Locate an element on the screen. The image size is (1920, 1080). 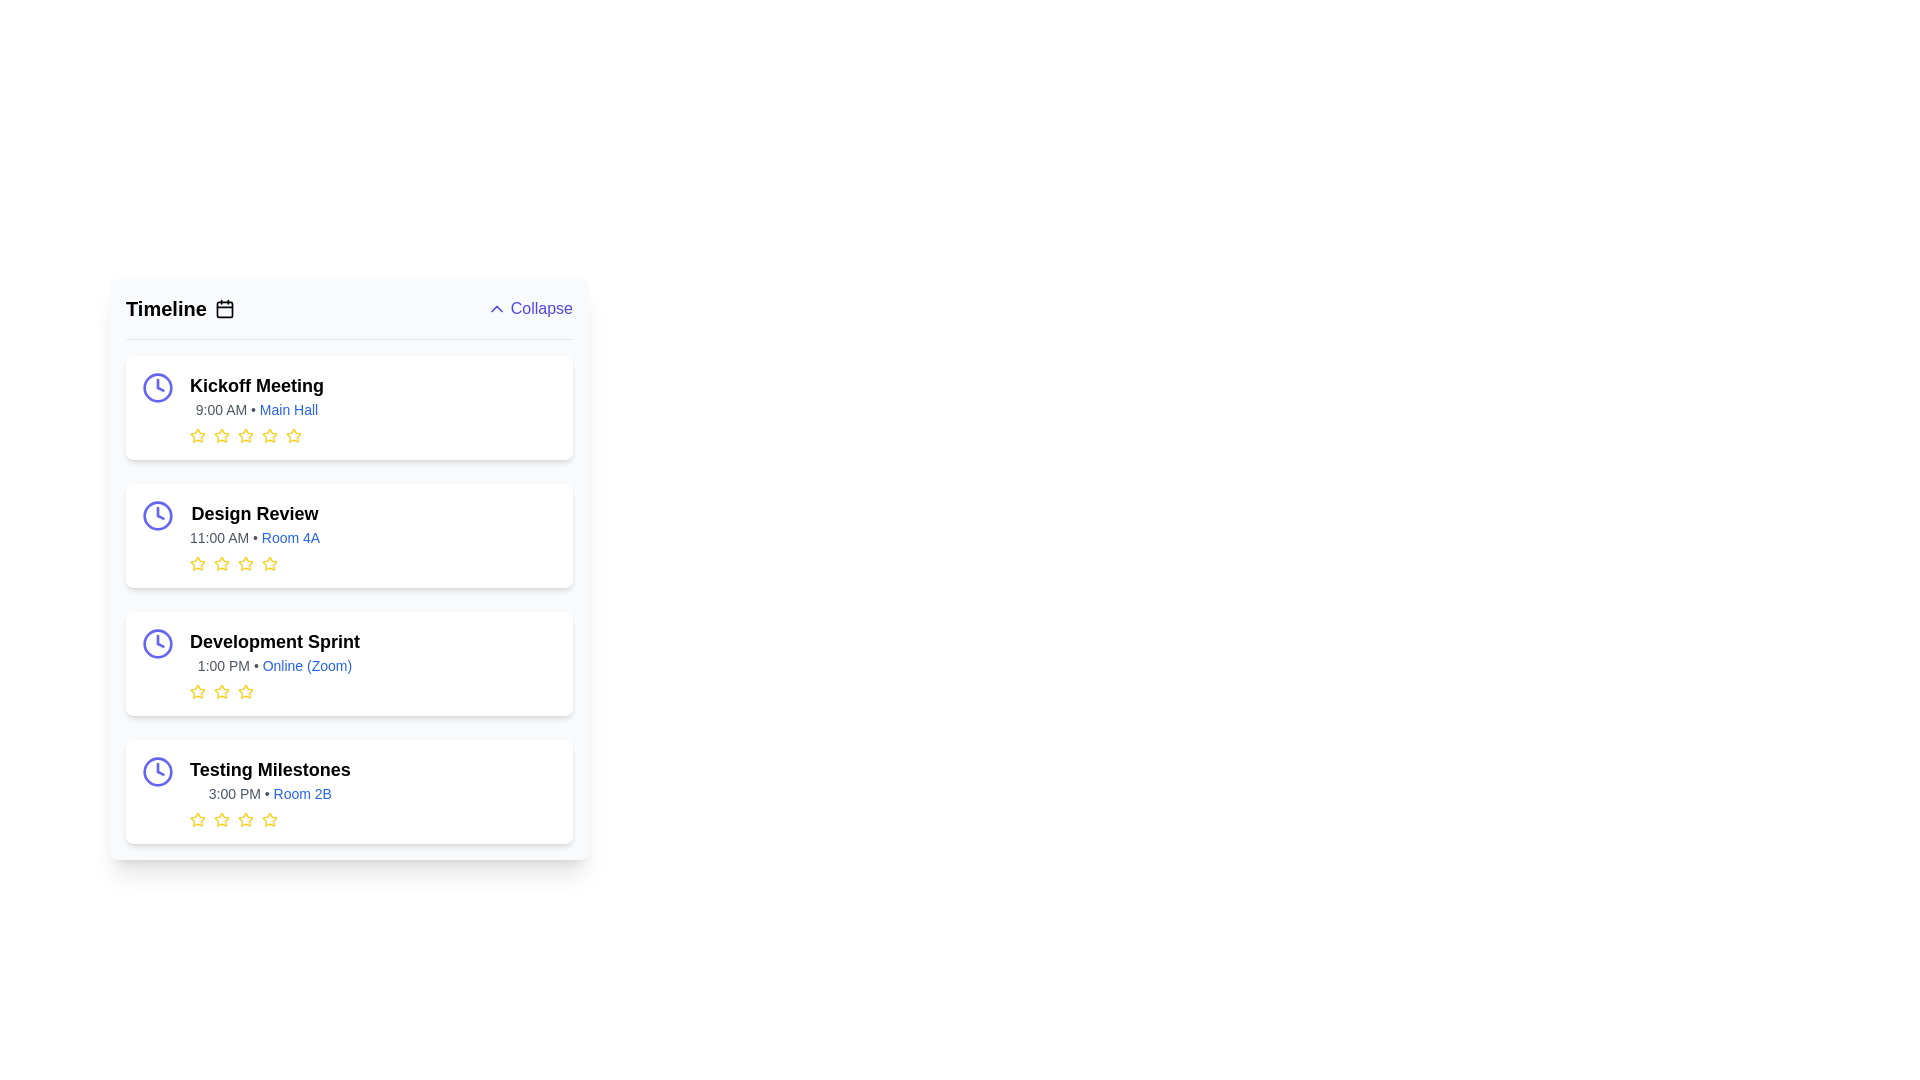
the 'Timeline' section header label with the calendar icon for accessibility navigation is located at coordinates (180, 308).